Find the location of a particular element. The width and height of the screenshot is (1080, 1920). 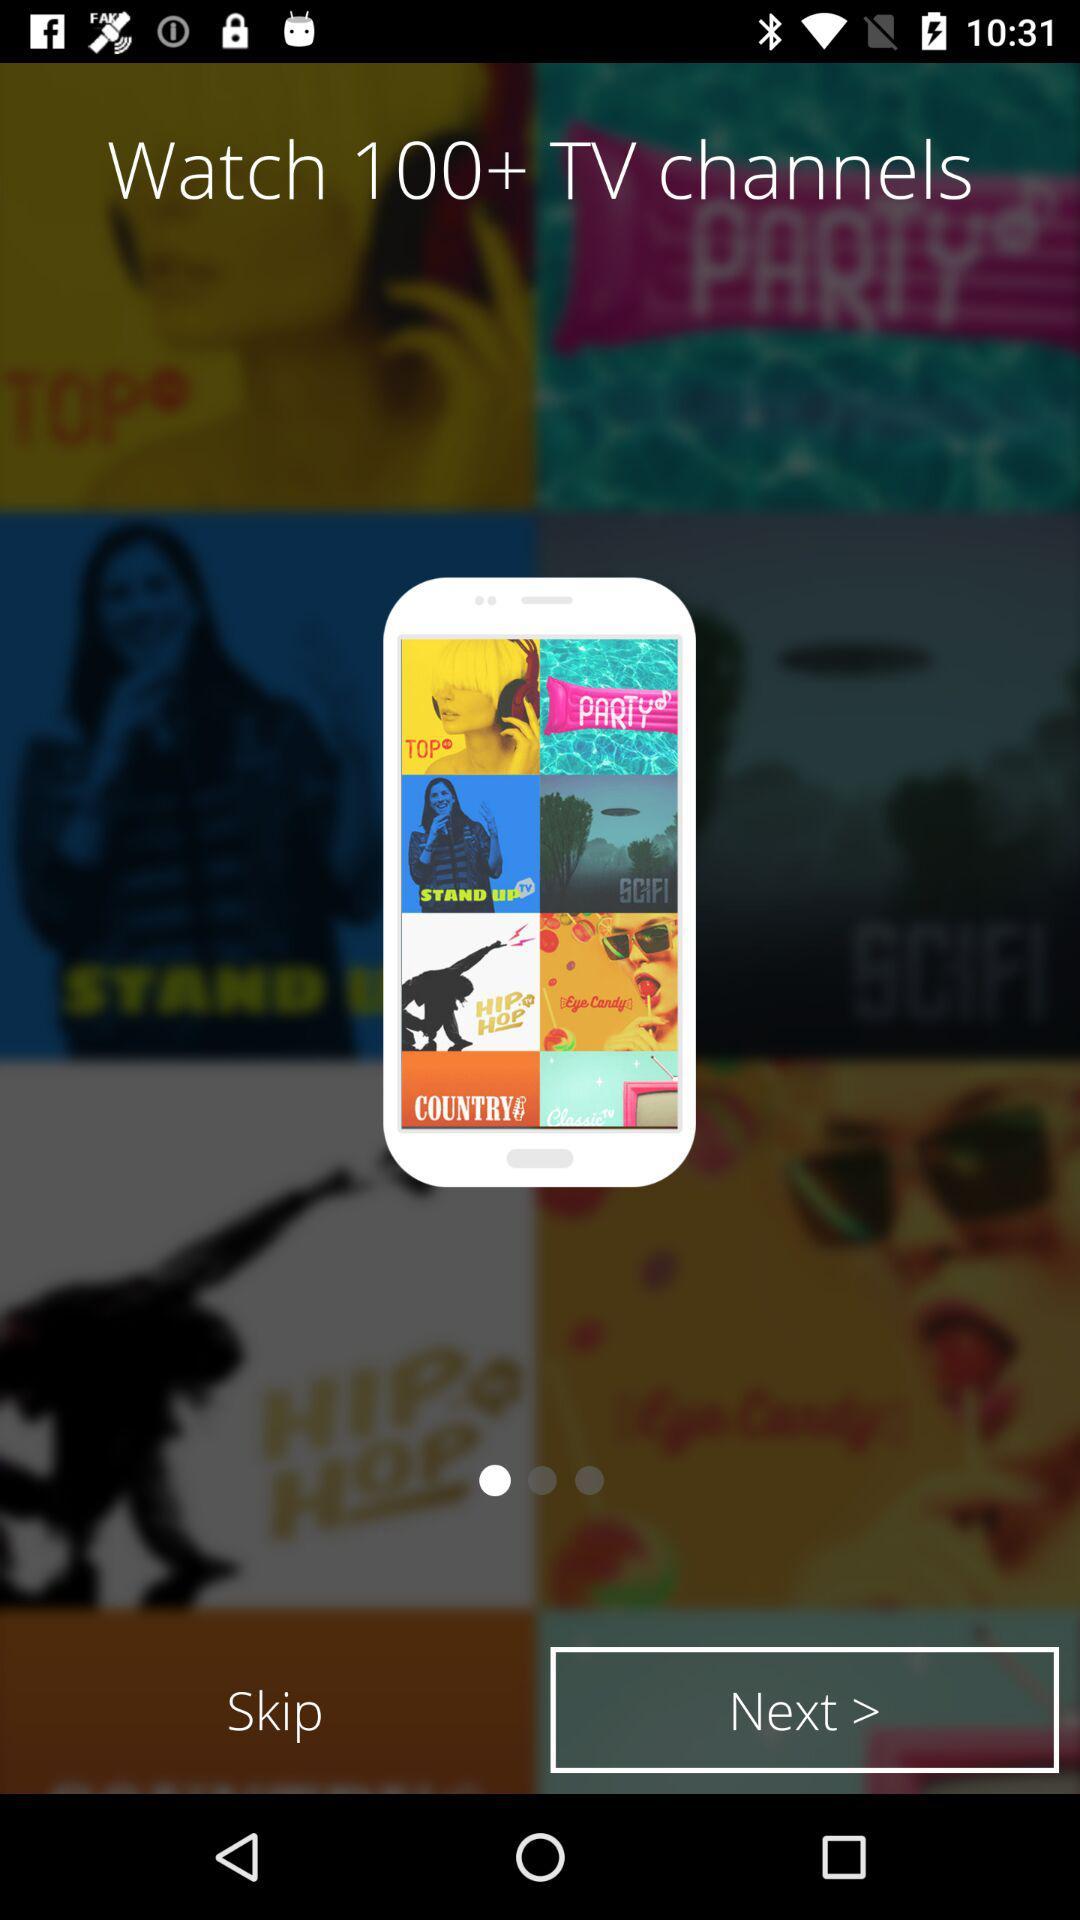

next > is located at coordinates (803, 1708).